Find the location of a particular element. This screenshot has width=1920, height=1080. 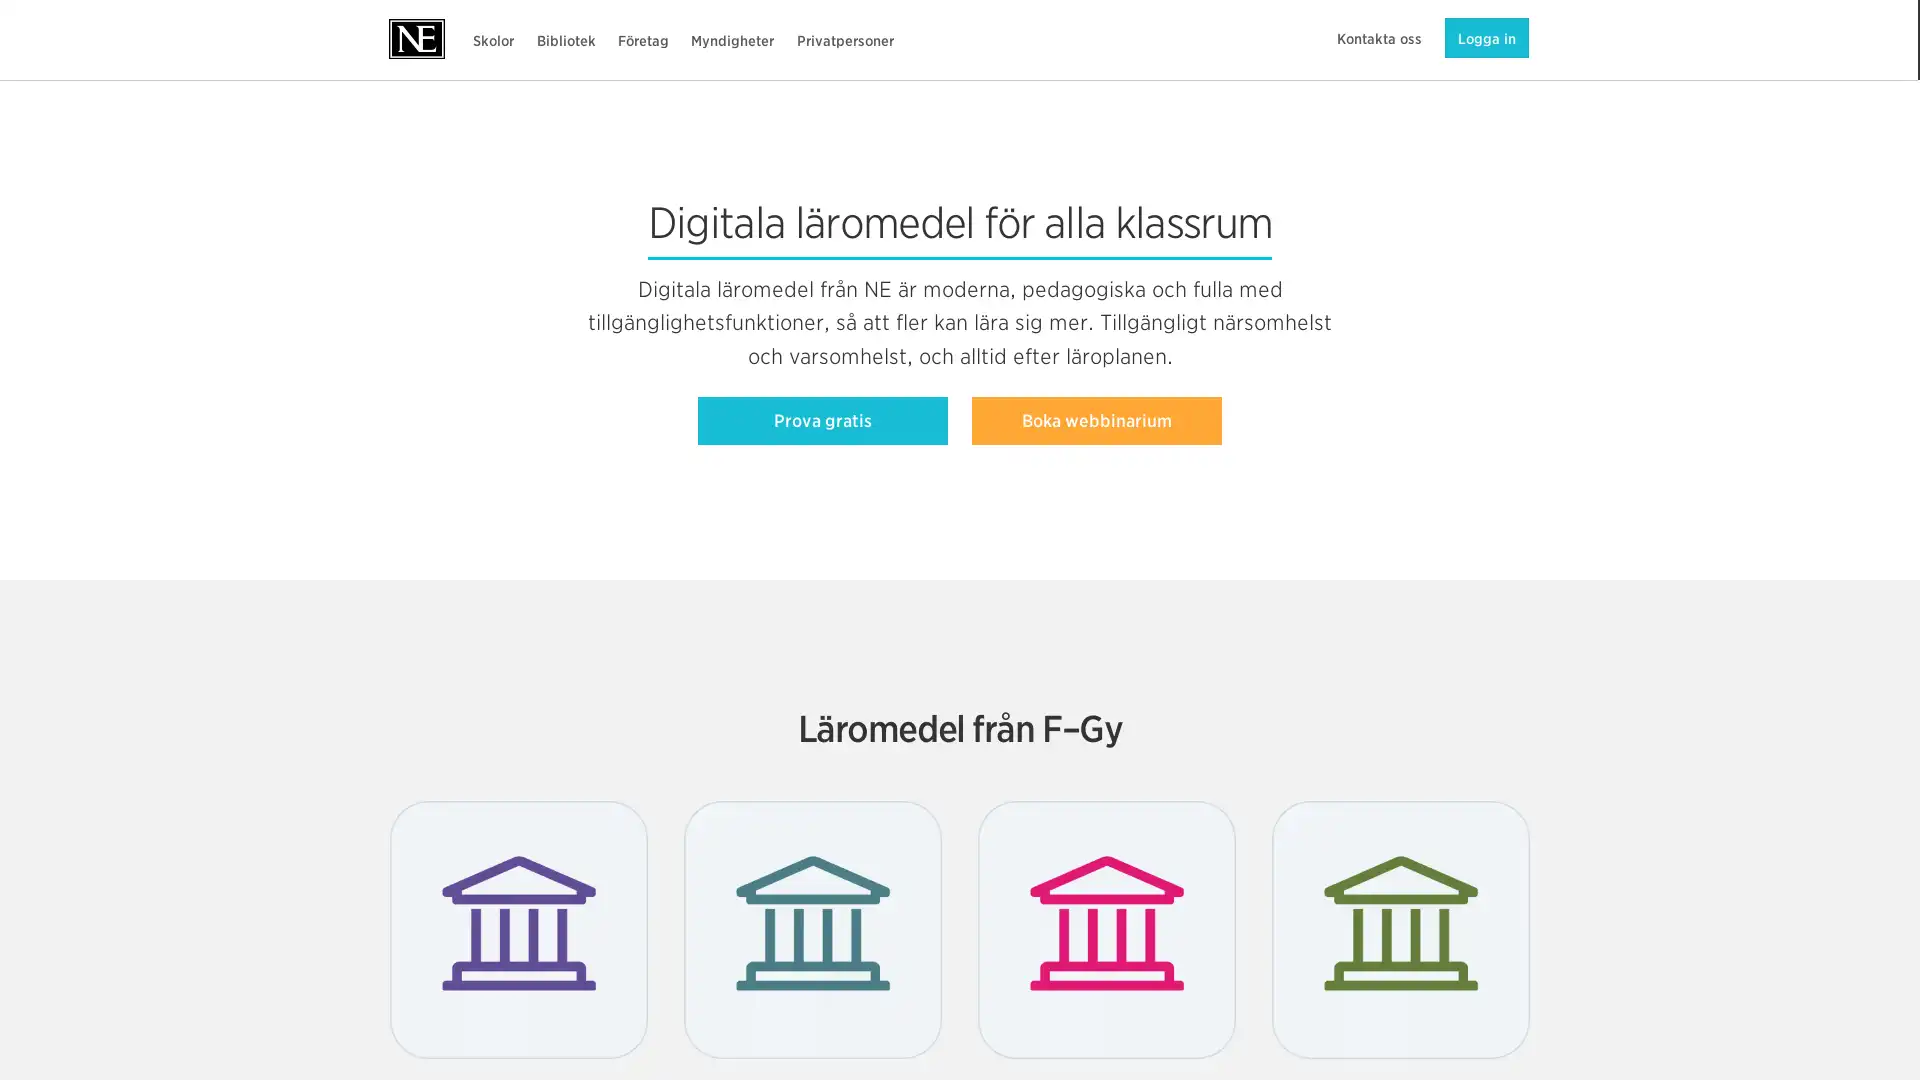

Language: en is located at coordinates (14, 1058).